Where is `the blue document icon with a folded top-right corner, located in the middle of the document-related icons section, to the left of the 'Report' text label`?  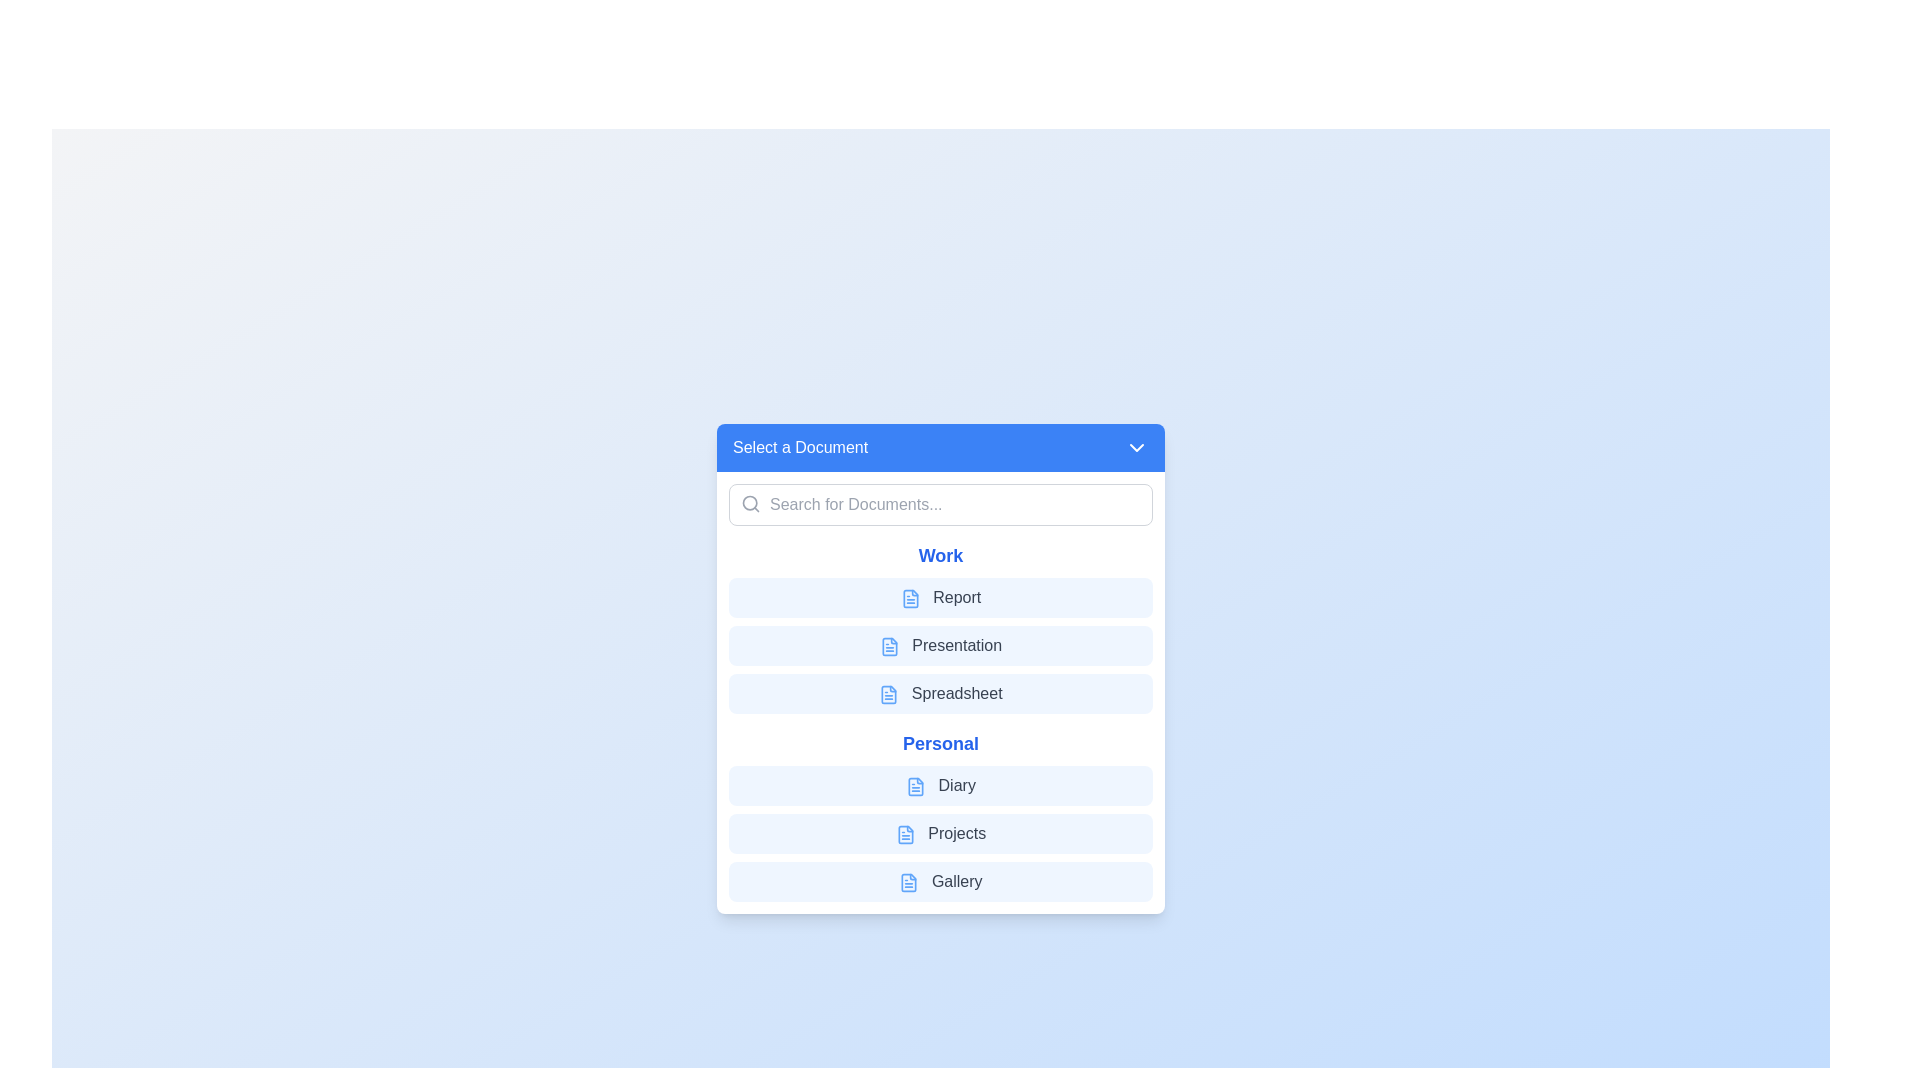
the blue document icon with a folded top-right corner, located in the middle of the document-related icons section, to the left of the 'Report' text label is located at coordinates (909, 597).